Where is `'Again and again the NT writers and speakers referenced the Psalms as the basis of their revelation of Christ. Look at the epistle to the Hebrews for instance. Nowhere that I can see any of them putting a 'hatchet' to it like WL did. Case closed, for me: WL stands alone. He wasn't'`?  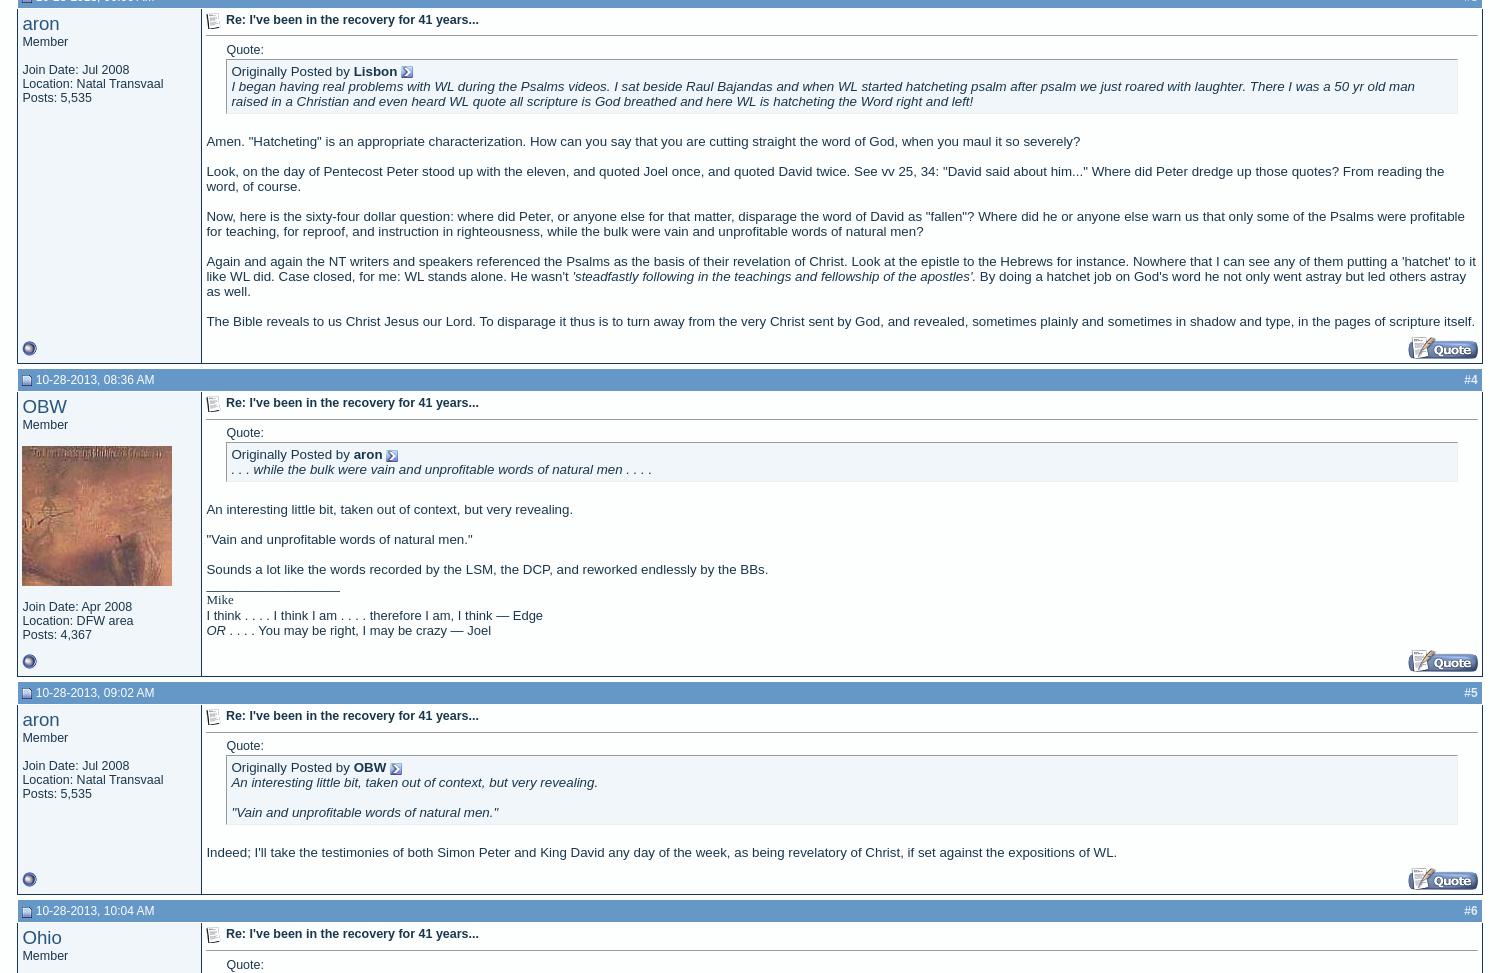
'Again and again the NT writers and speakers referenced the Psalms as the basis of their revelation of Christ. Look at the epistle to the Hebrews for instance. Nowhere that I can see any of them putting a 'hatchet' to it like WL did. Case closed, for me: WL stands alone. He wasn't' is located at coordinates (839, 266).